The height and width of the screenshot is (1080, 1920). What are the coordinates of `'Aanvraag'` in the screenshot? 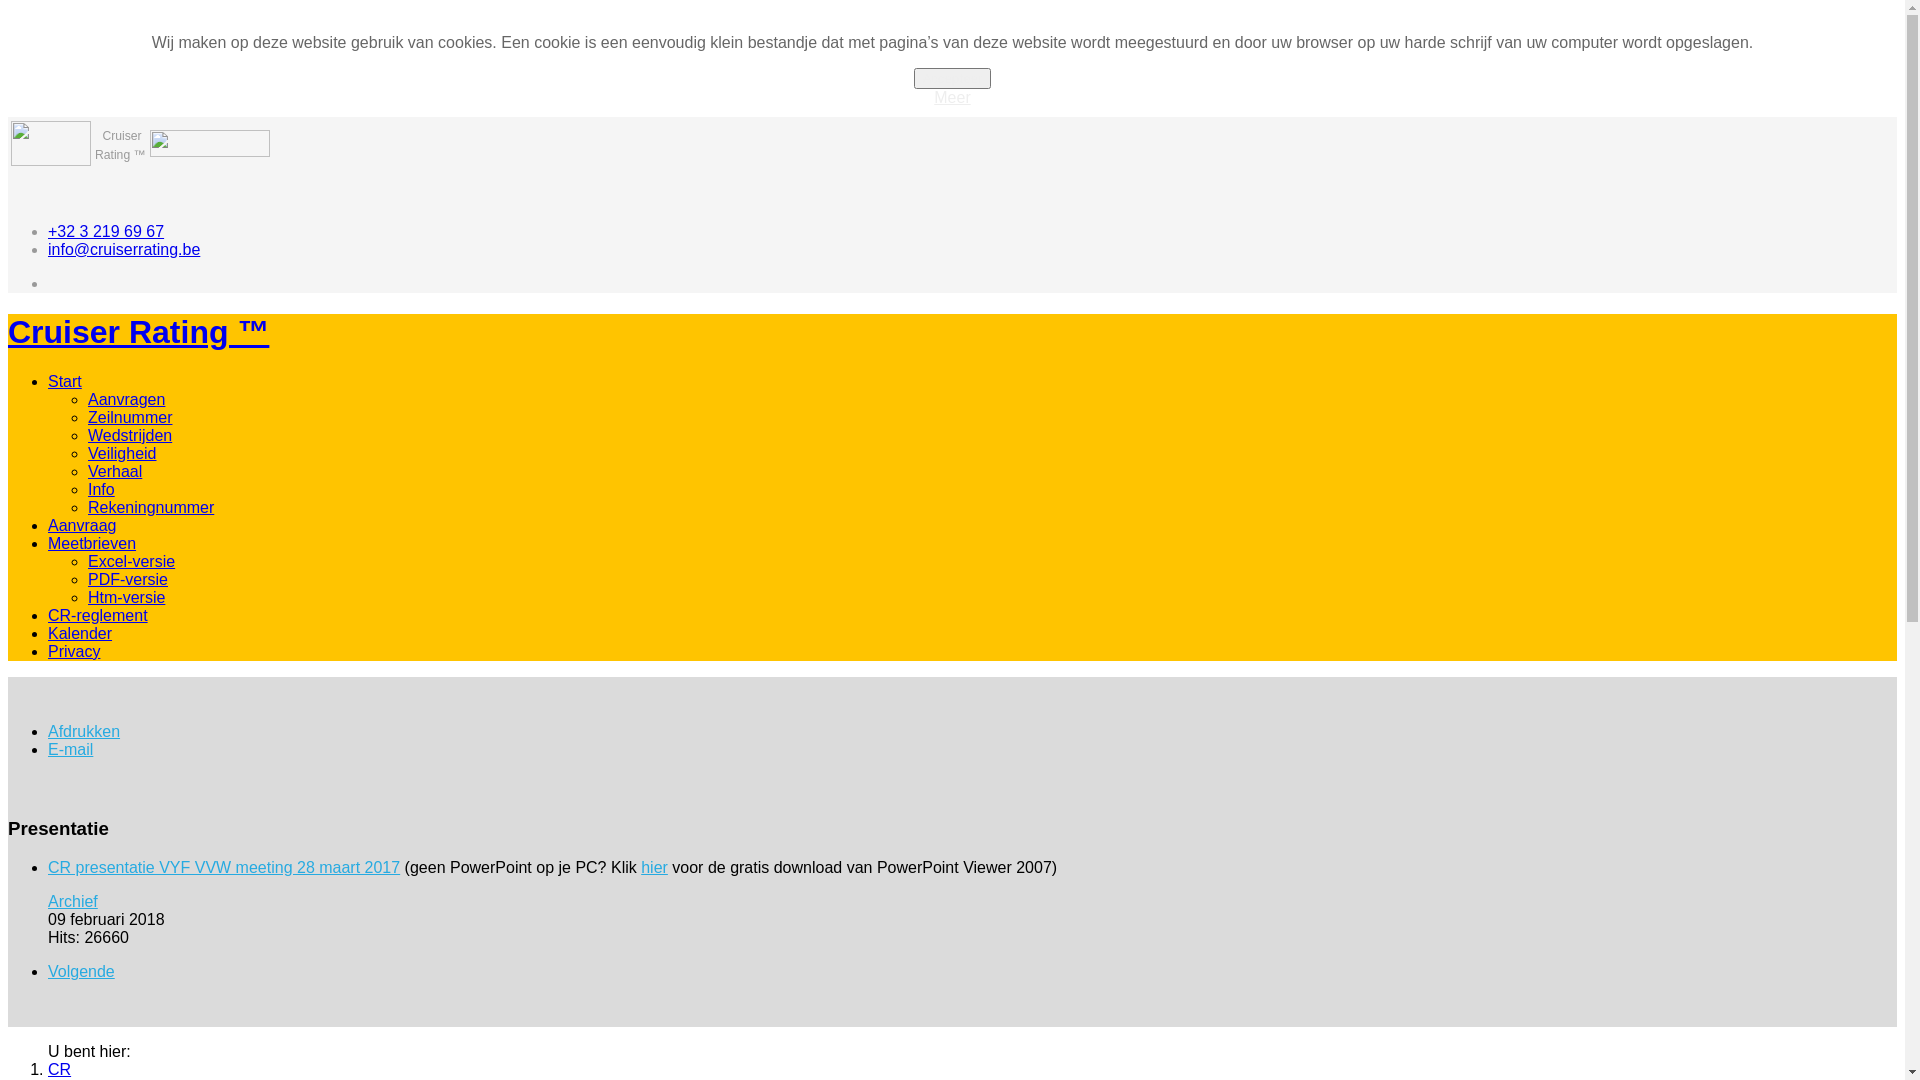 It's located at (81, 524).